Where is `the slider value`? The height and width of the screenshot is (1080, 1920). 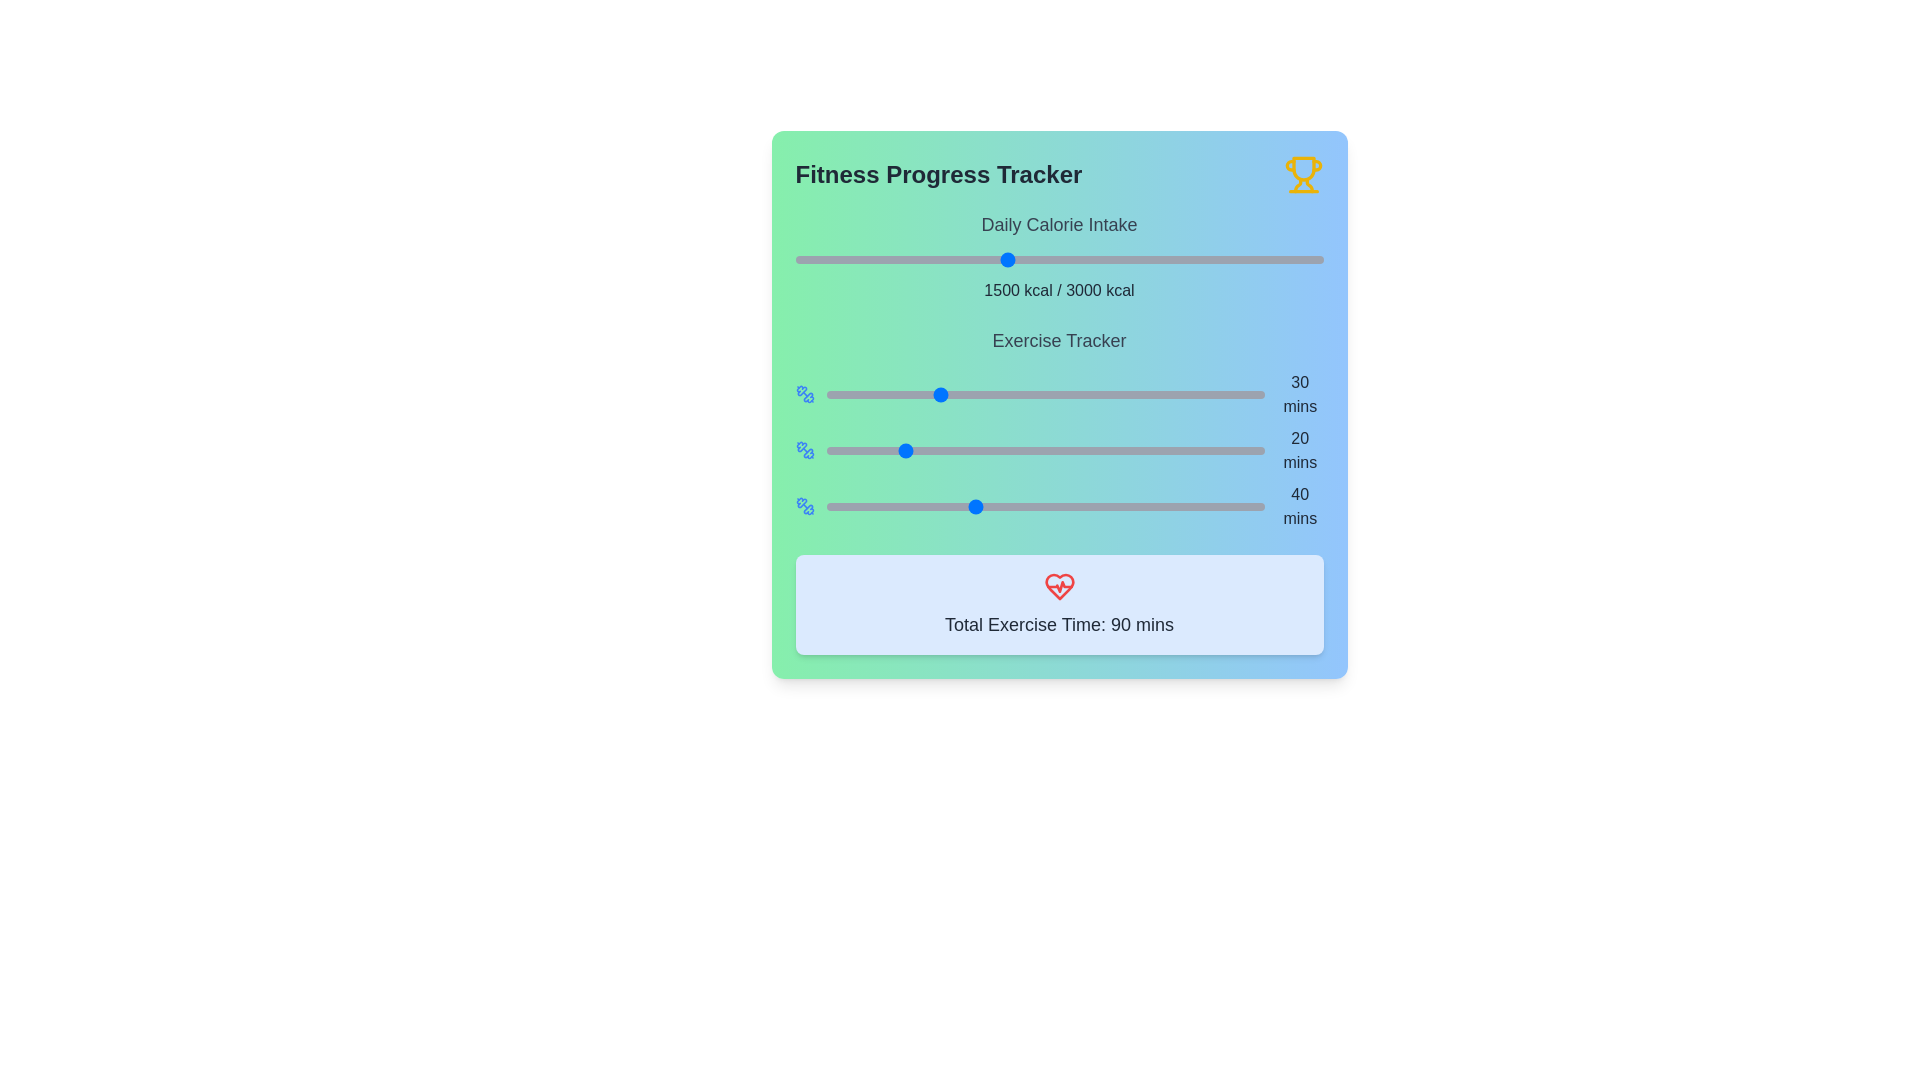
the slider value is located at coordinates (1162, 394).